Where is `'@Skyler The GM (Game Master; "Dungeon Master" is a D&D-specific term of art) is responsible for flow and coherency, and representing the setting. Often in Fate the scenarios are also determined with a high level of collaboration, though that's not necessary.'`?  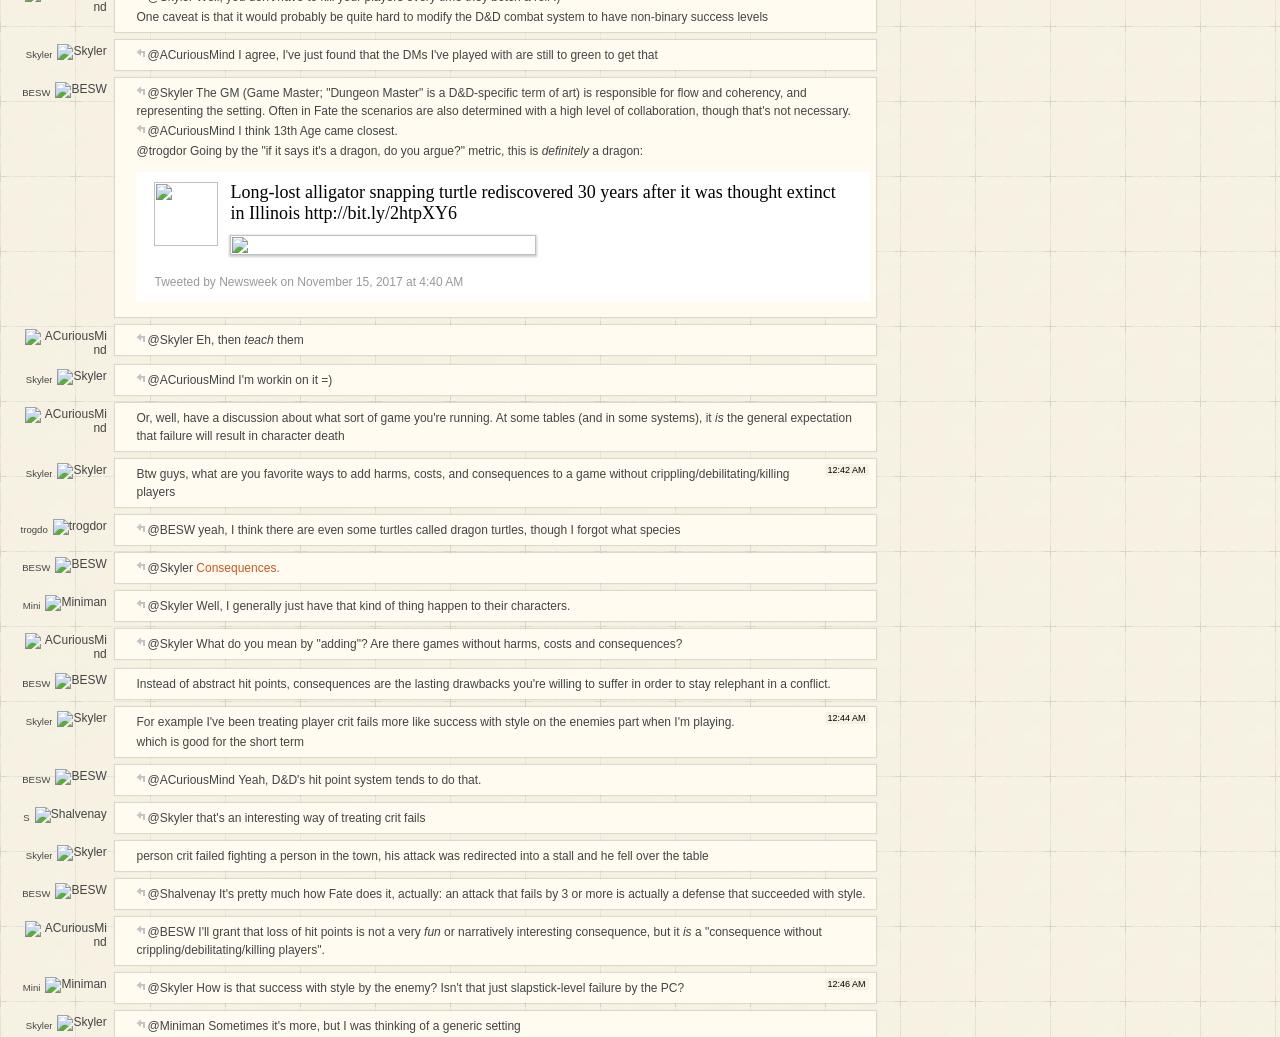 '@Skyler The GM (Game Master; "Dungeon Master" is a D&D-specific term of art) is responsible for flow and coherency, and representing the setting. Often in Fate the scenarios are also determined with a high level of collaboration, though that's not necessary.' is located at coordinates (493, 101).